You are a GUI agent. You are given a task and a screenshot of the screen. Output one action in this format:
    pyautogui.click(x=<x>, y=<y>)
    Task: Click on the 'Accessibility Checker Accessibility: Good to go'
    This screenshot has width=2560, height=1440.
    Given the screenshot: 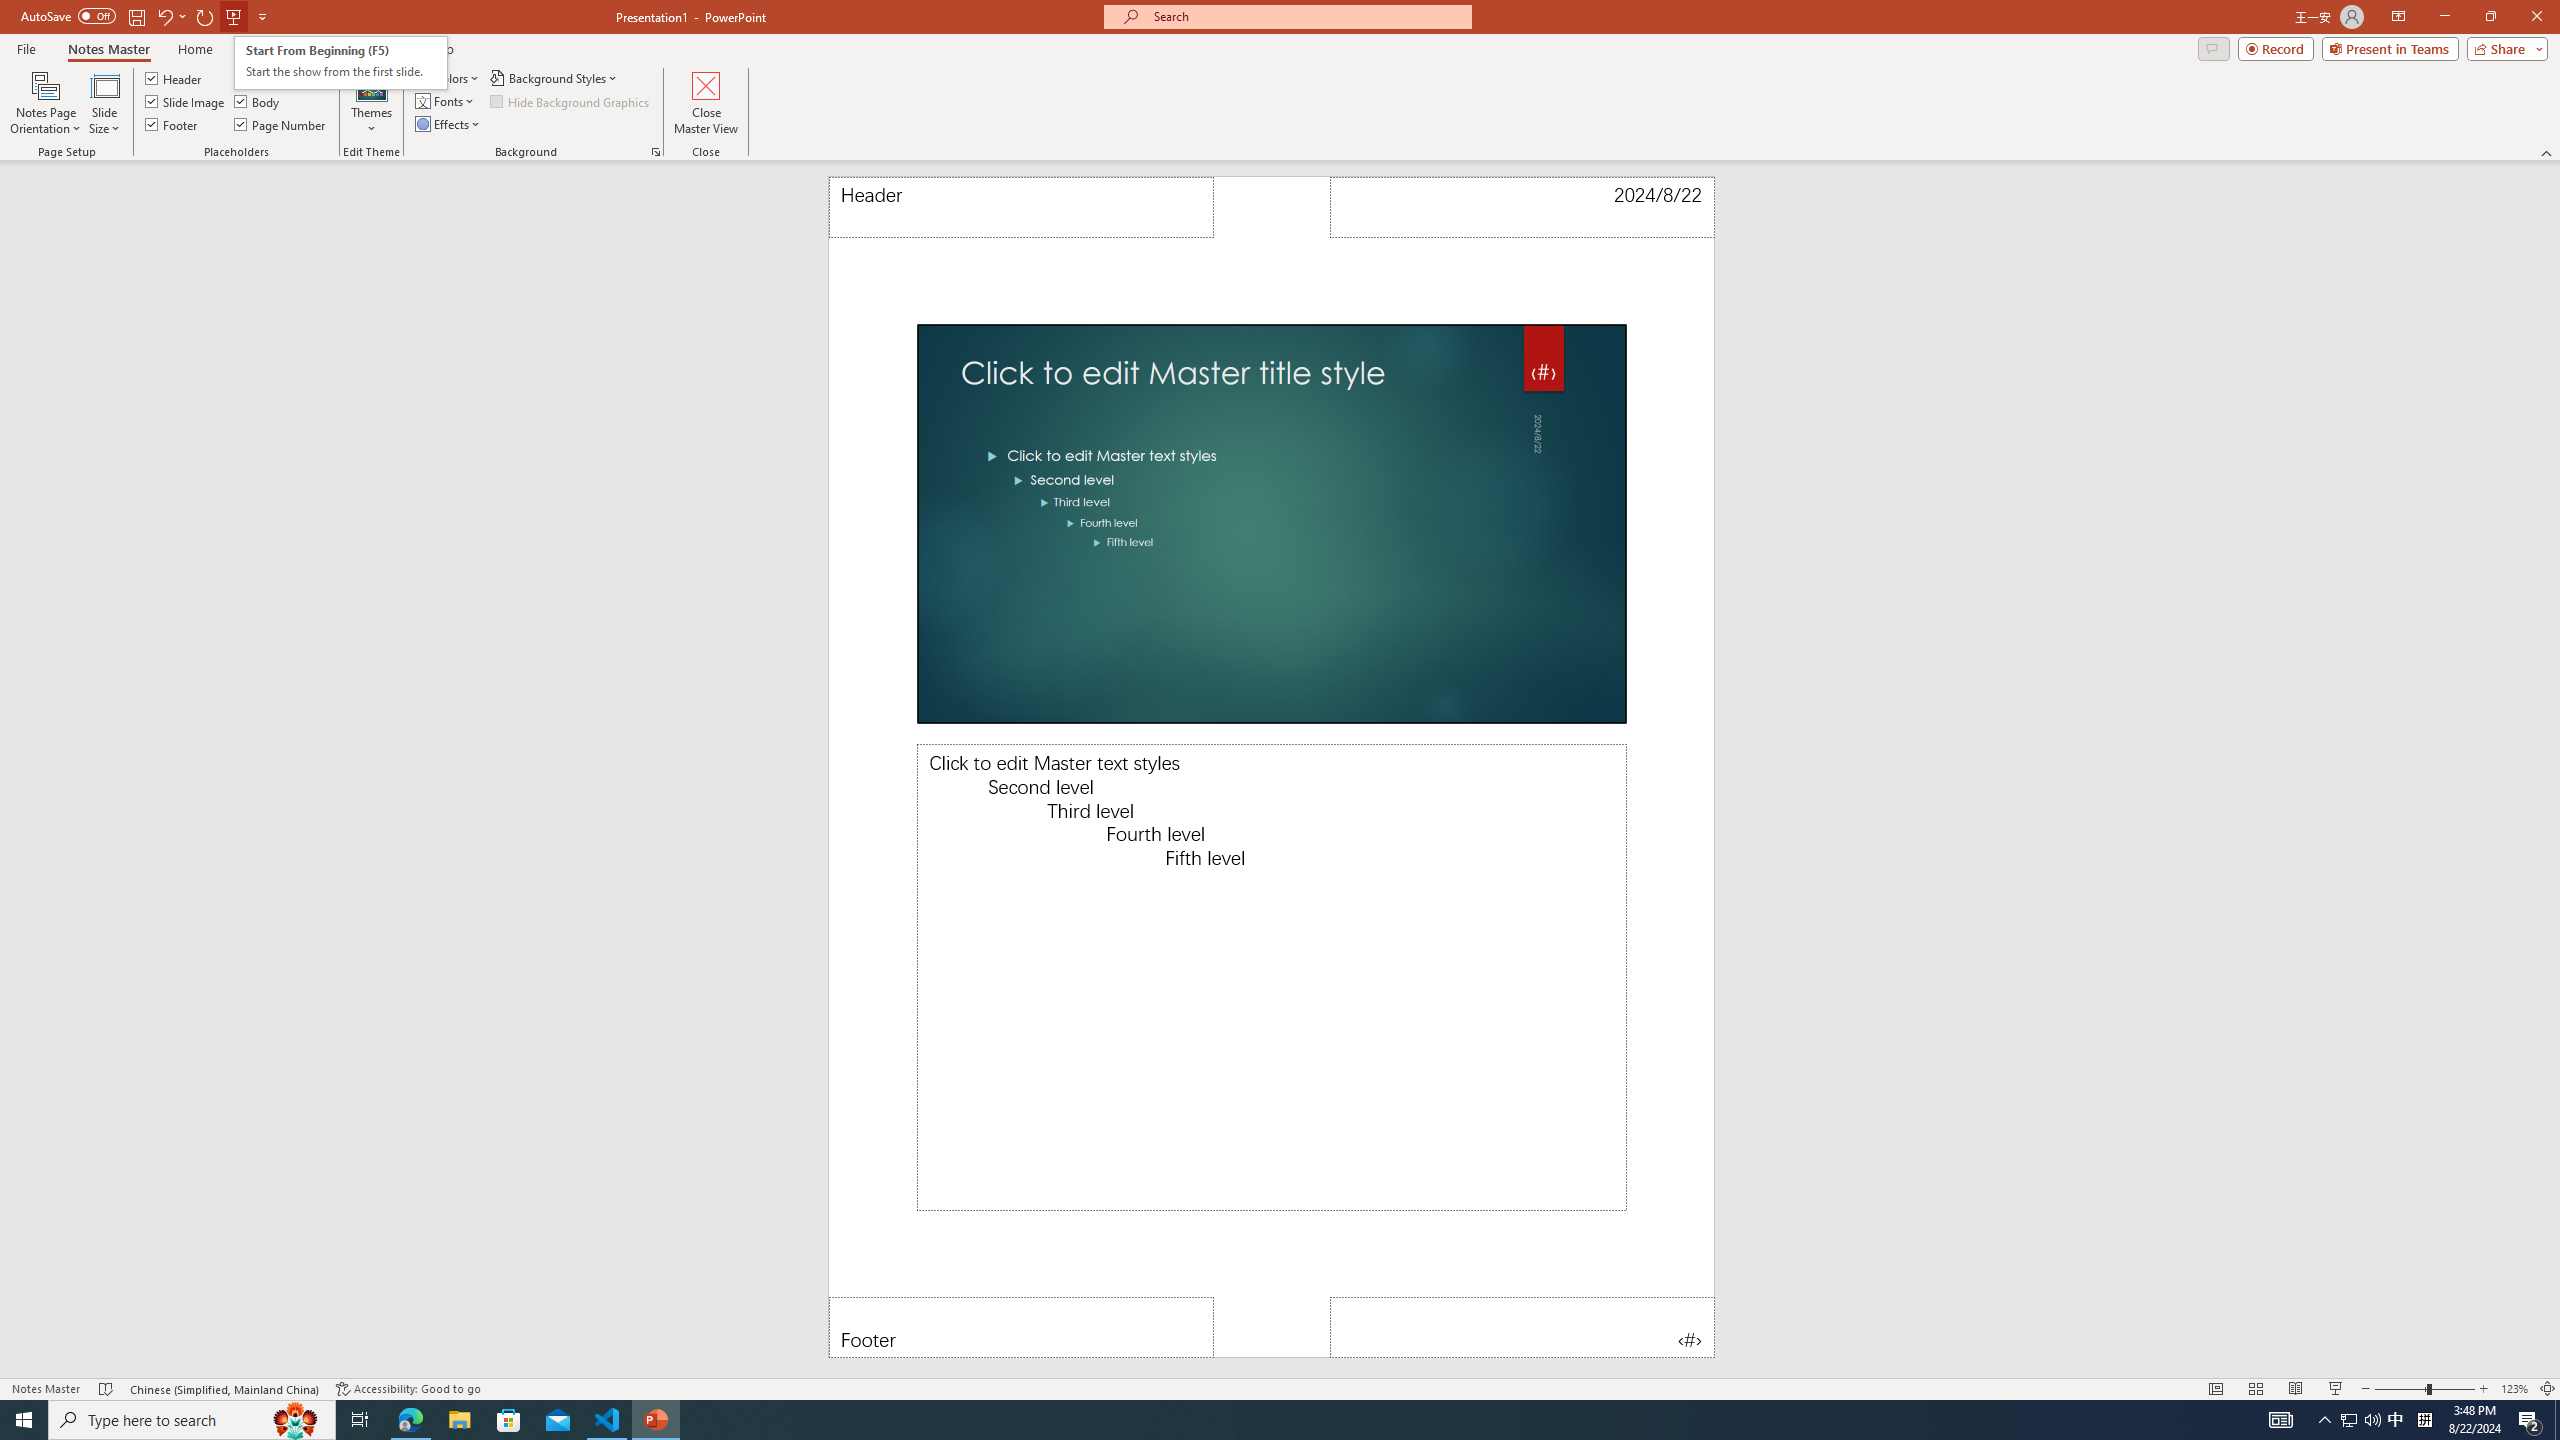 What is the action you would take?
    pyautogui.click(x=407, y=1389)
    